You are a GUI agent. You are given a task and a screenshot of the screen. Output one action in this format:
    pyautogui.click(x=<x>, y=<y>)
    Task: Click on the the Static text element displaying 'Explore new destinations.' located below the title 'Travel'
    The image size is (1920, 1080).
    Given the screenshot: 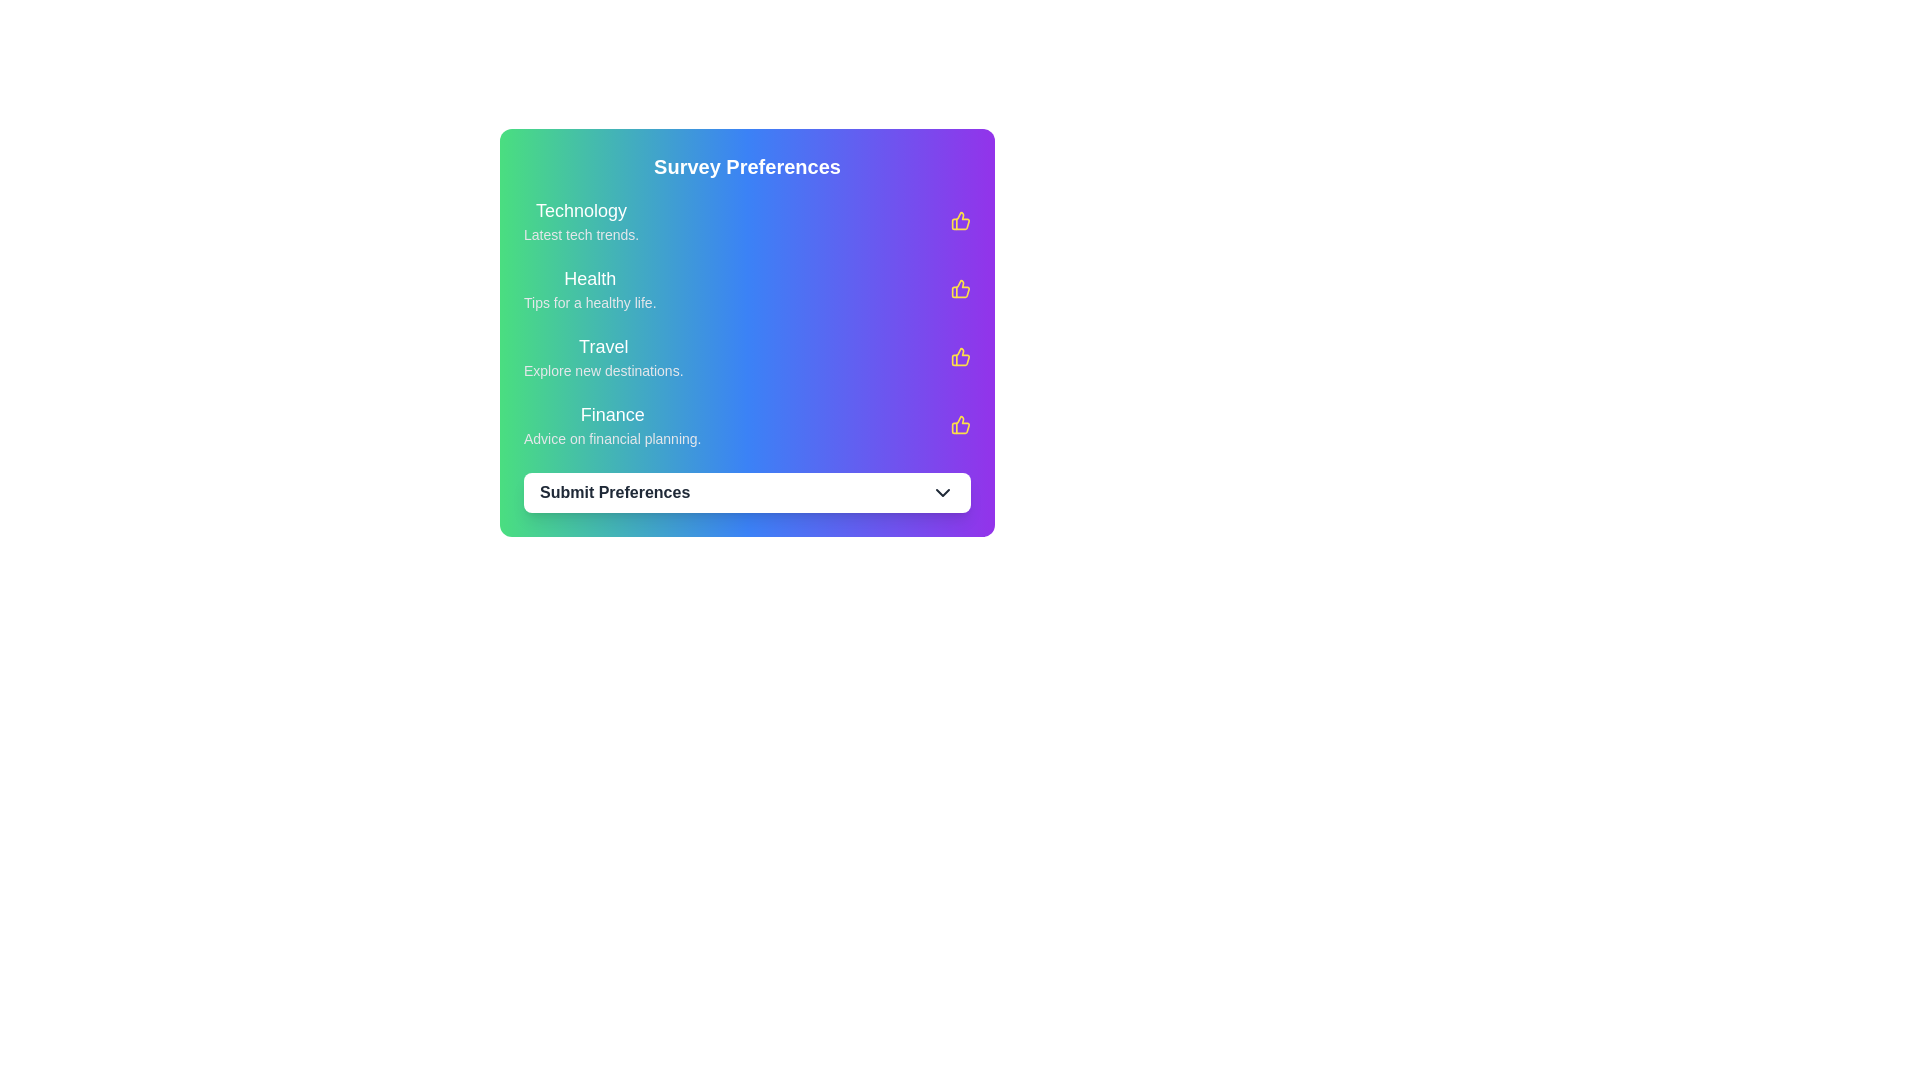 What is the action you would take?
    pyautogui.click(x=602, y=370)
    